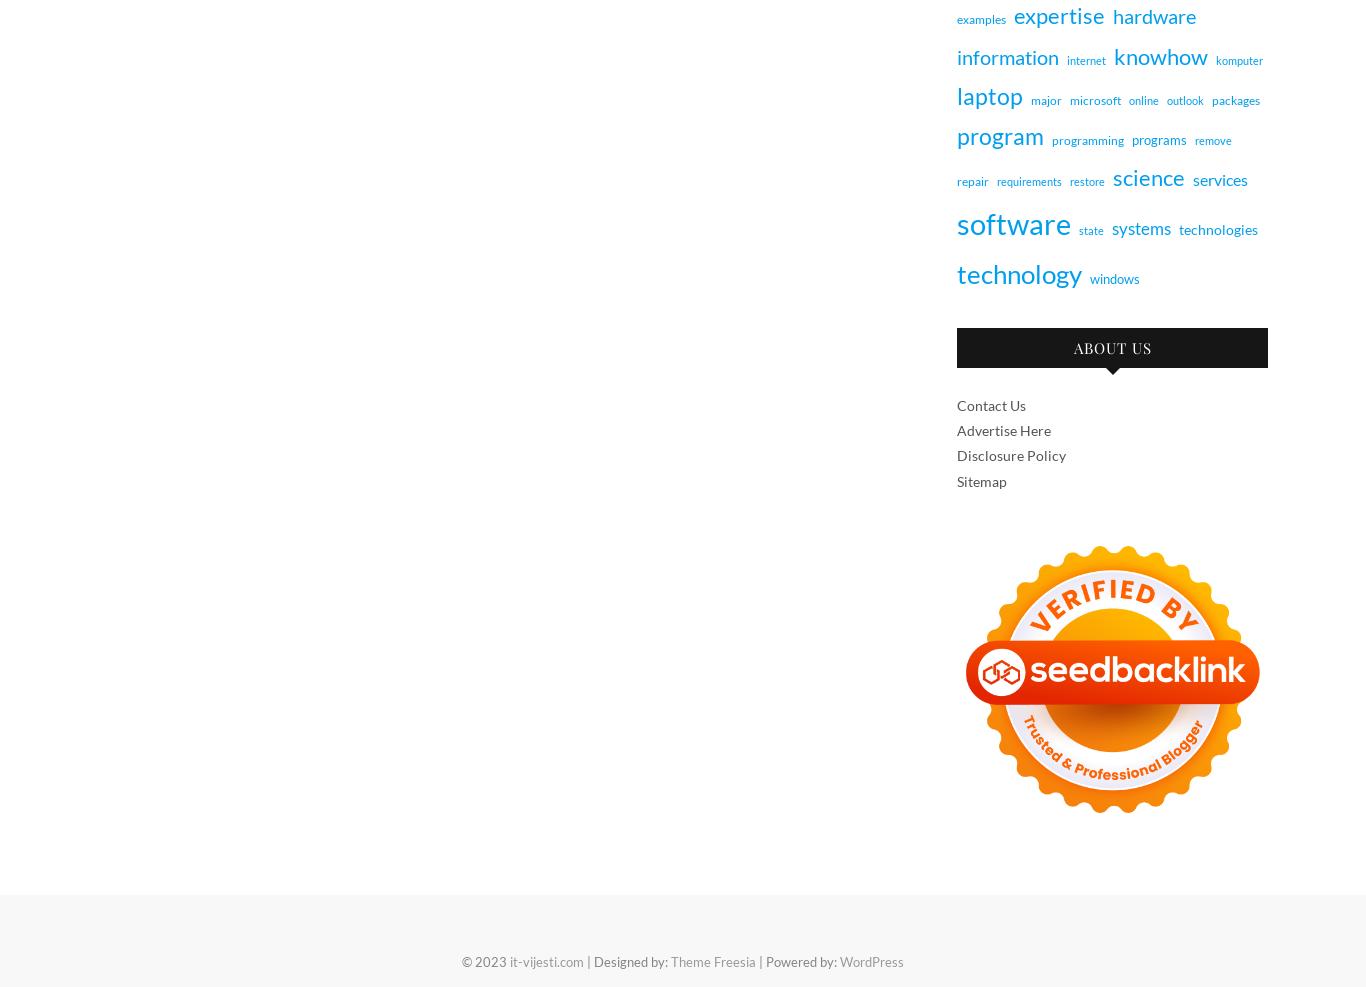  What do you see at coordinates (1090, 229) in the screenshot?
I see `'state'` at bounding box center [1090, 229].